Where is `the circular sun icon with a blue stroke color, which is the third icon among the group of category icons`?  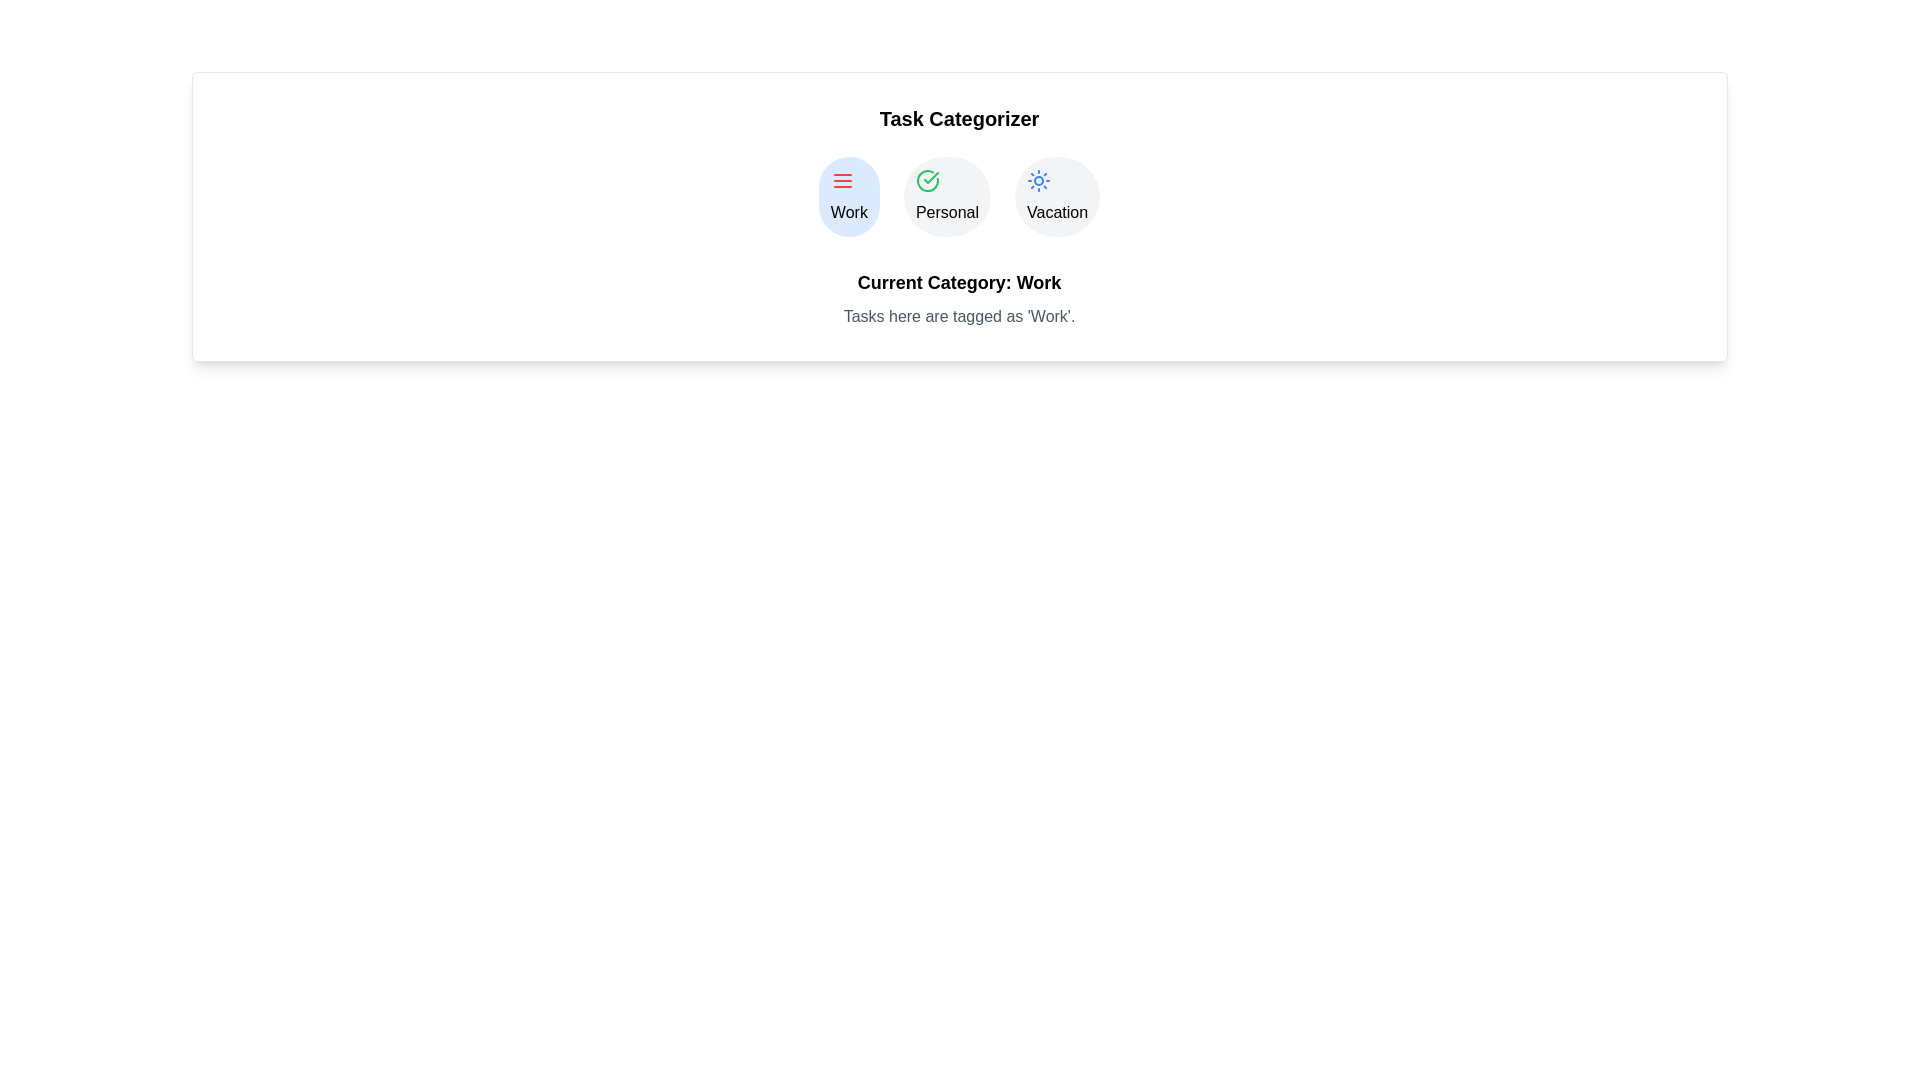 the circular sun icon with a blue stroke color, which is the third icon among the group of category icons is located at coordinates (1039, 181).